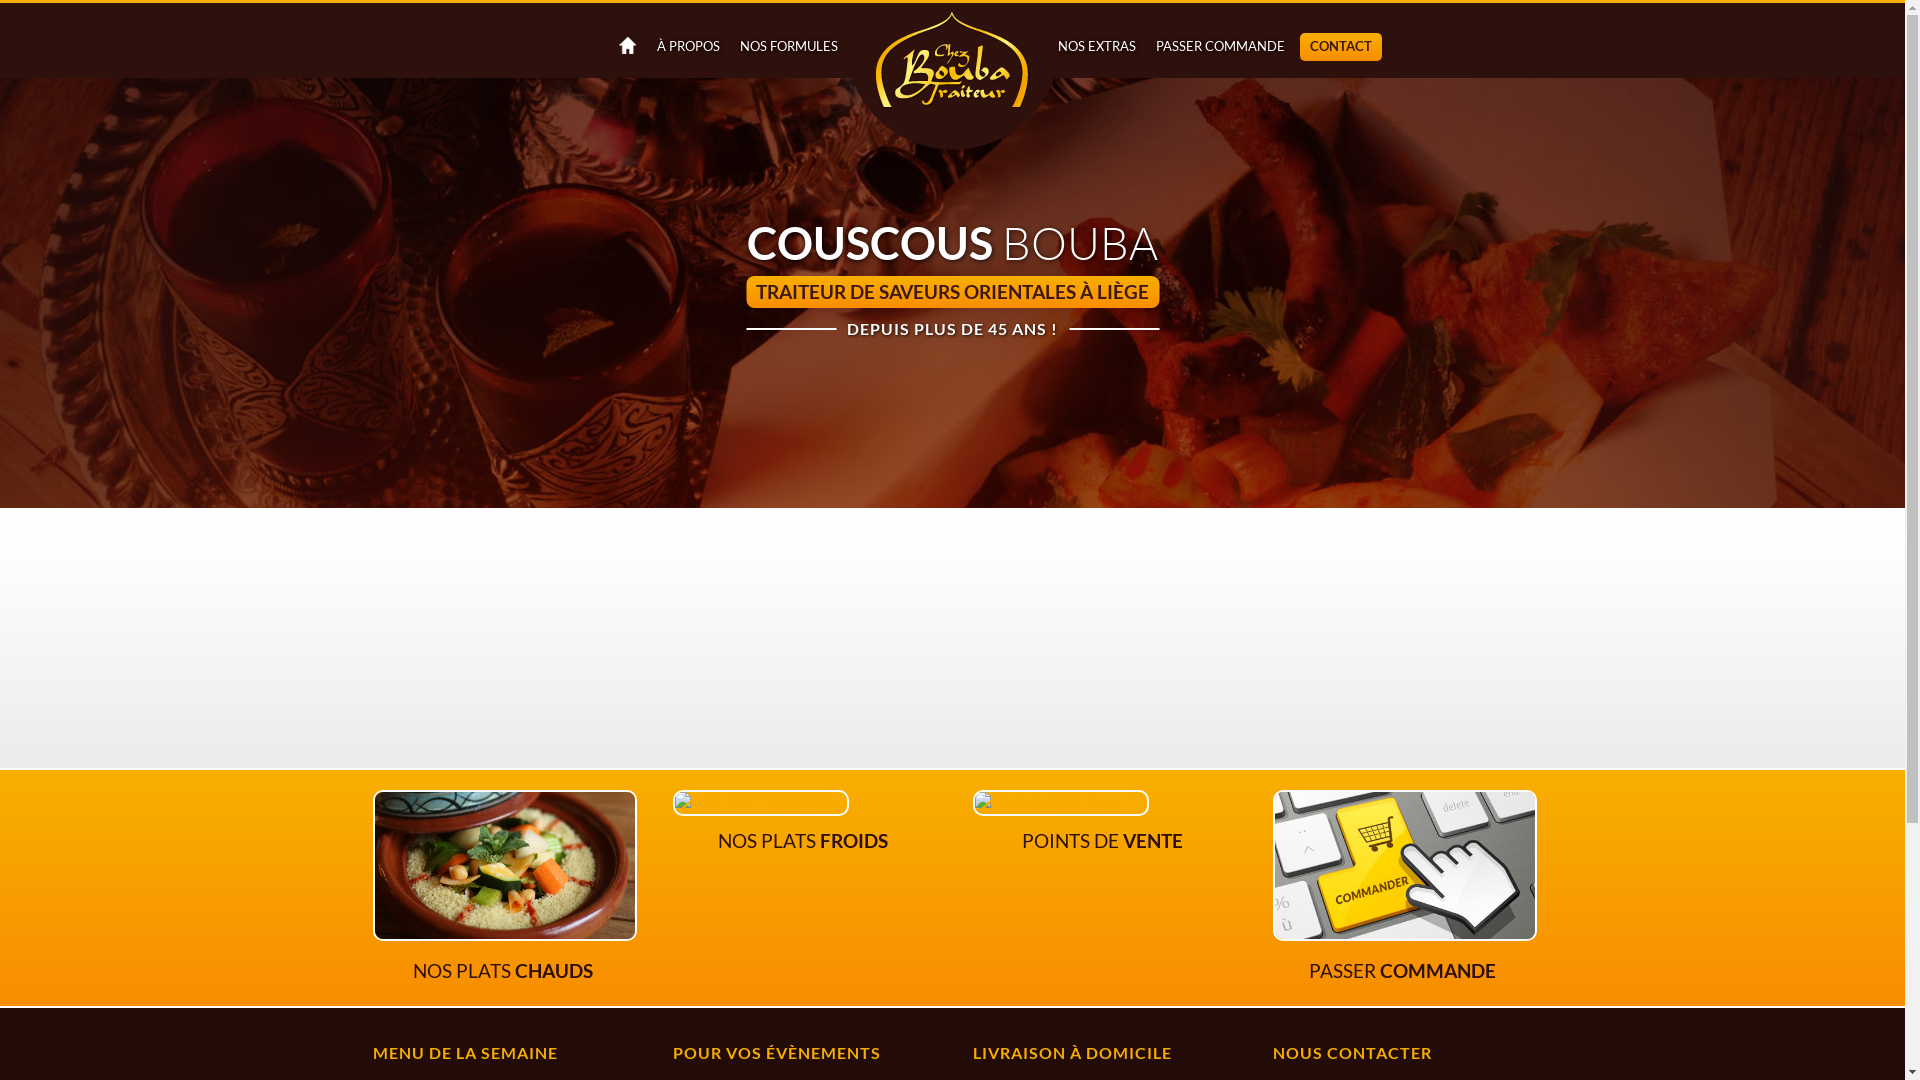  Describe the element at coordinates (1340, 45) in the screenshot. I see `'CONTACT'` at that location.